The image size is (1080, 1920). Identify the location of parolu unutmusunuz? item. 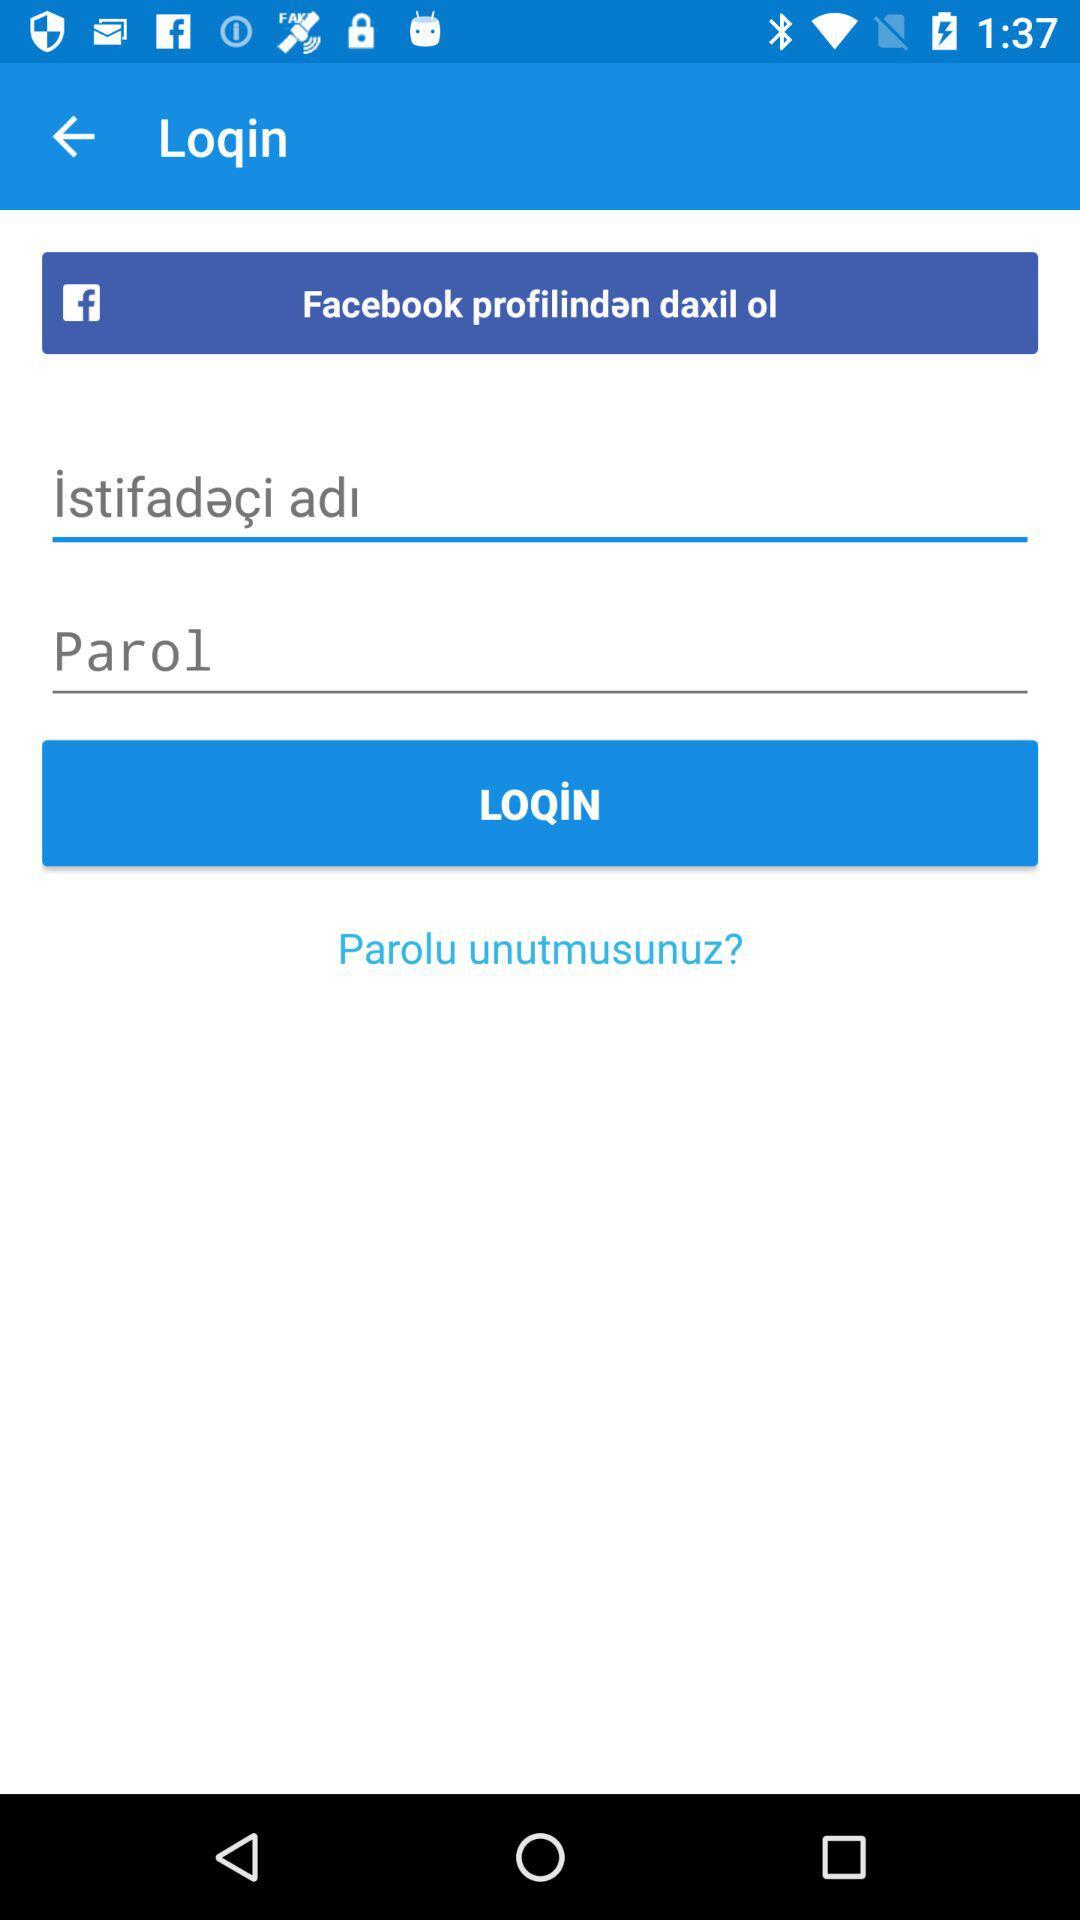
(540, 946).